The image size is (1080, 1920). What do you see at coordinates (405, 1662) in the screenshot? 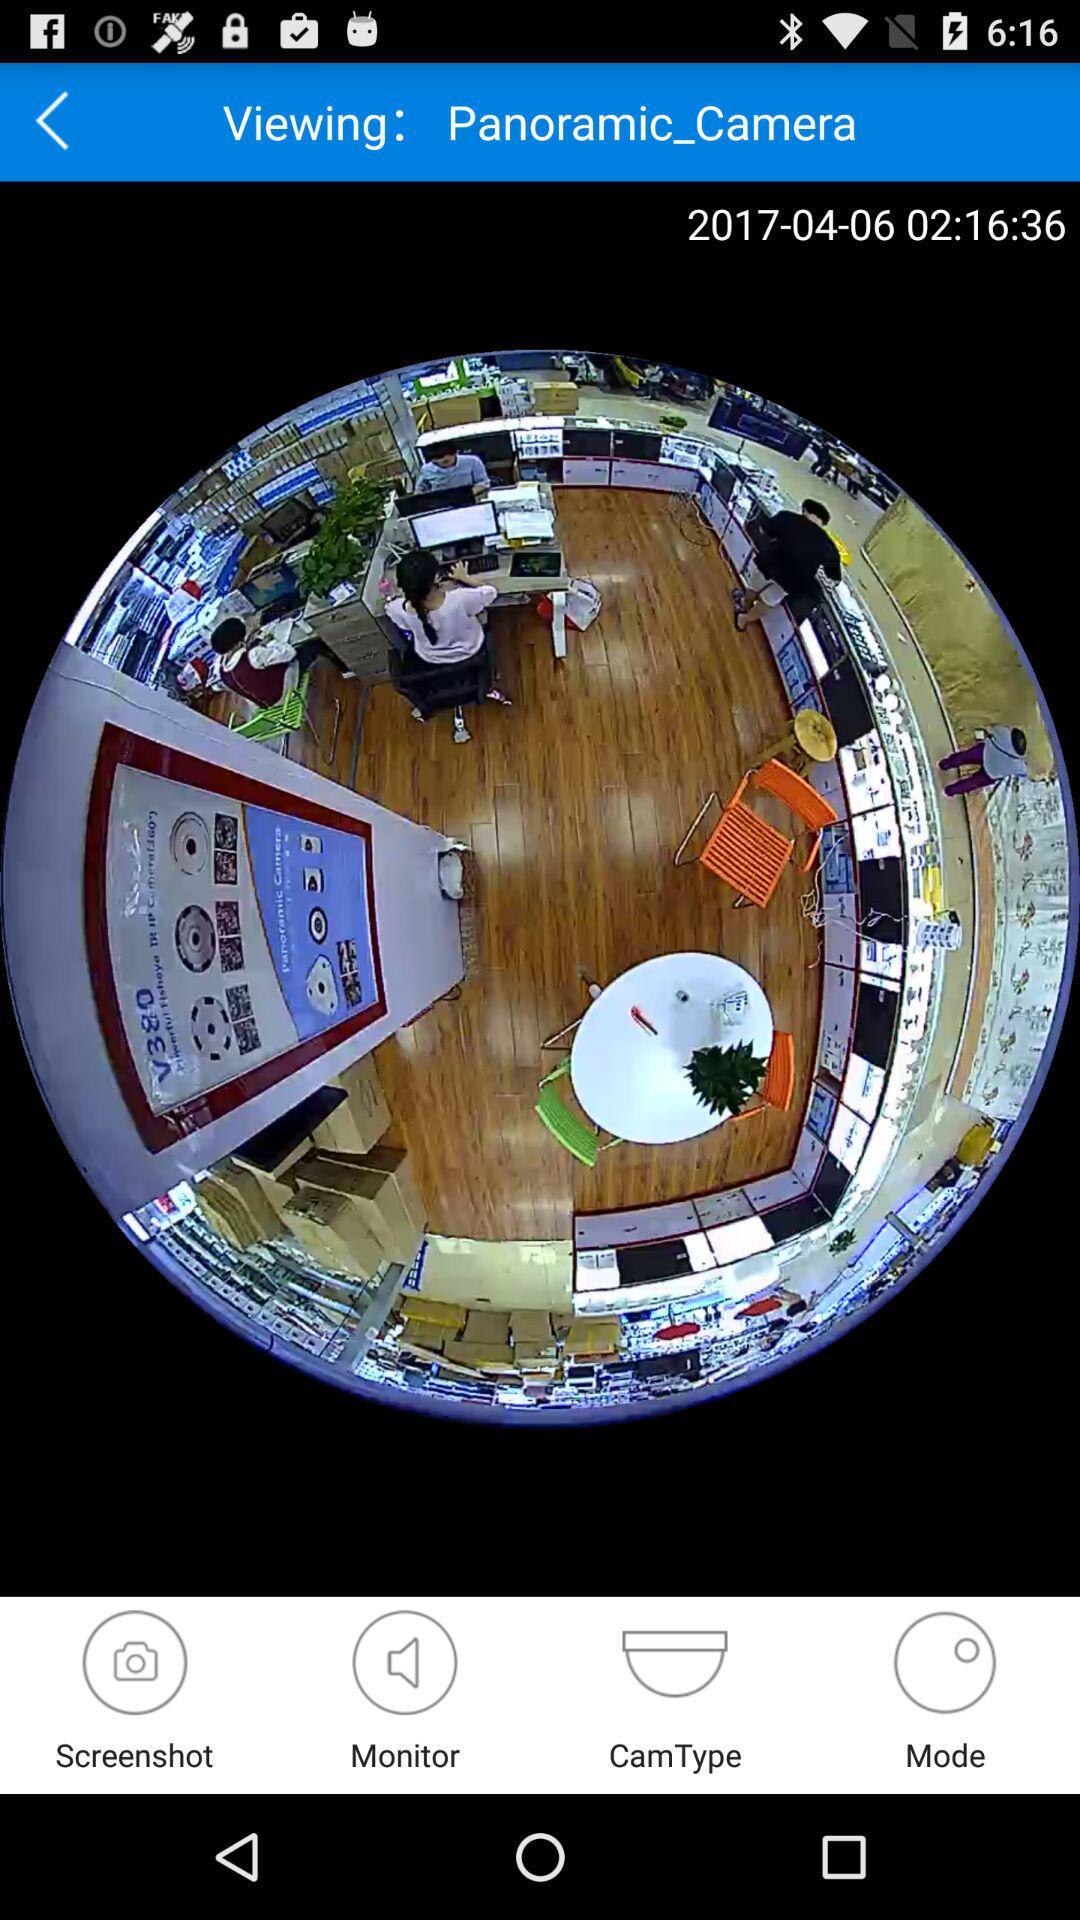
I see `camera audio` at bounding box center [405, 1662].